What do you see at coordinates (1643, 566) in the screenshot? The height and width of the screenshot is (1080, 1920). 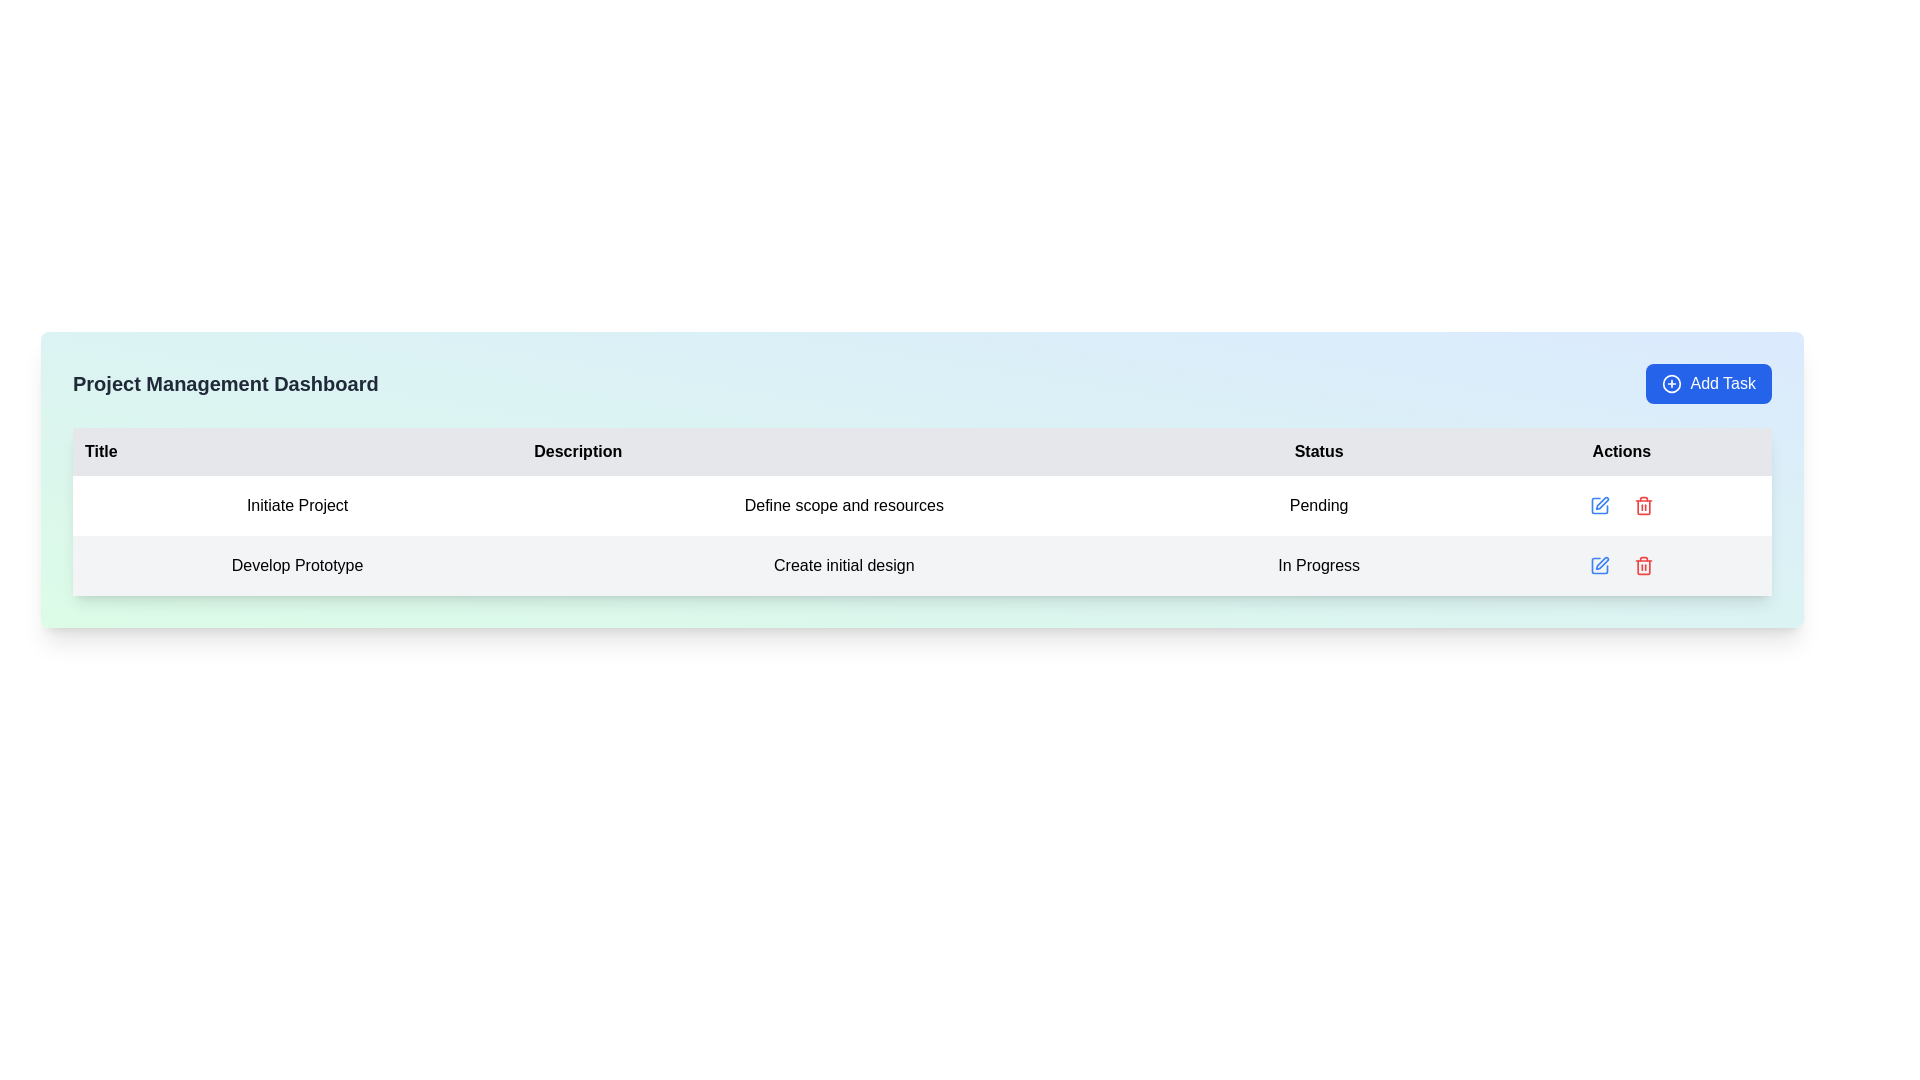 I see `the delete icon button located in the 'Actions' column of the second row in the table` at bounding box center [1643, 566].